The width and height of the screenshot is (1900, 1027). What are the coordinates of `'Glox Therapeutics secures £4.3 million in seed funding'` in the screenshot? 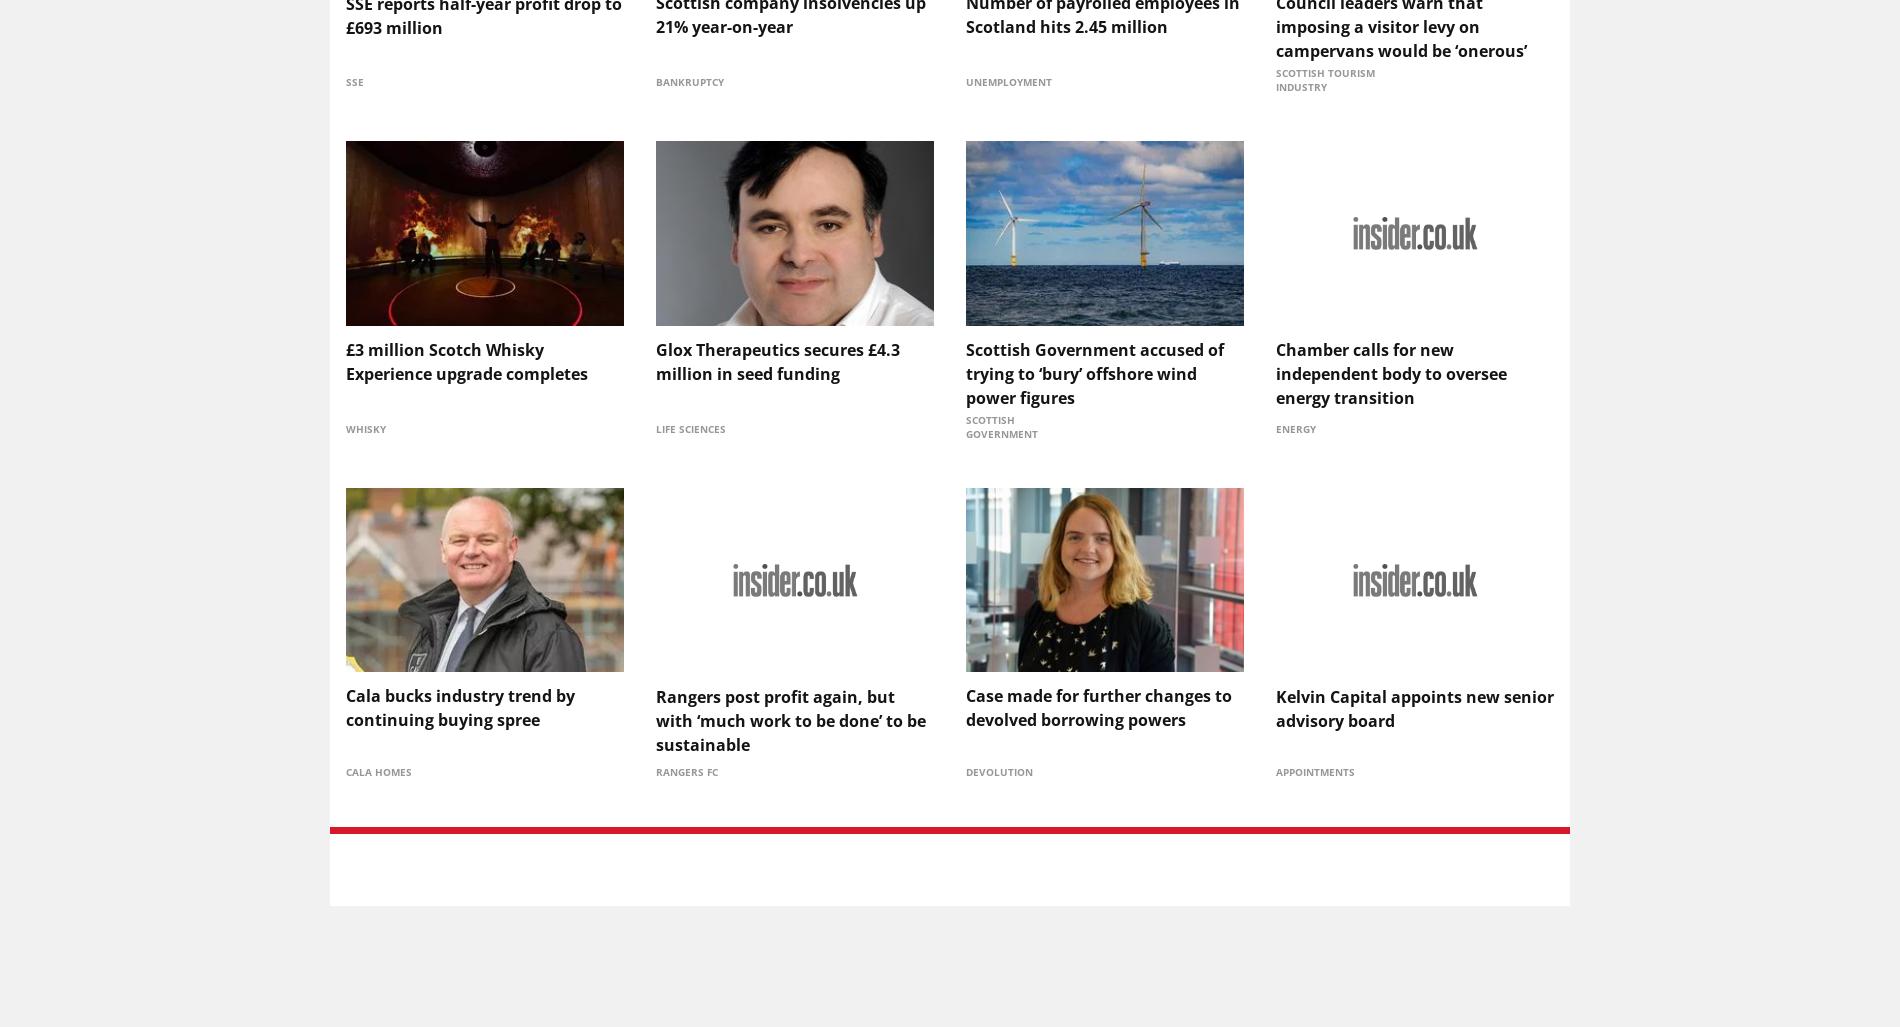 It's located at (777, 360).